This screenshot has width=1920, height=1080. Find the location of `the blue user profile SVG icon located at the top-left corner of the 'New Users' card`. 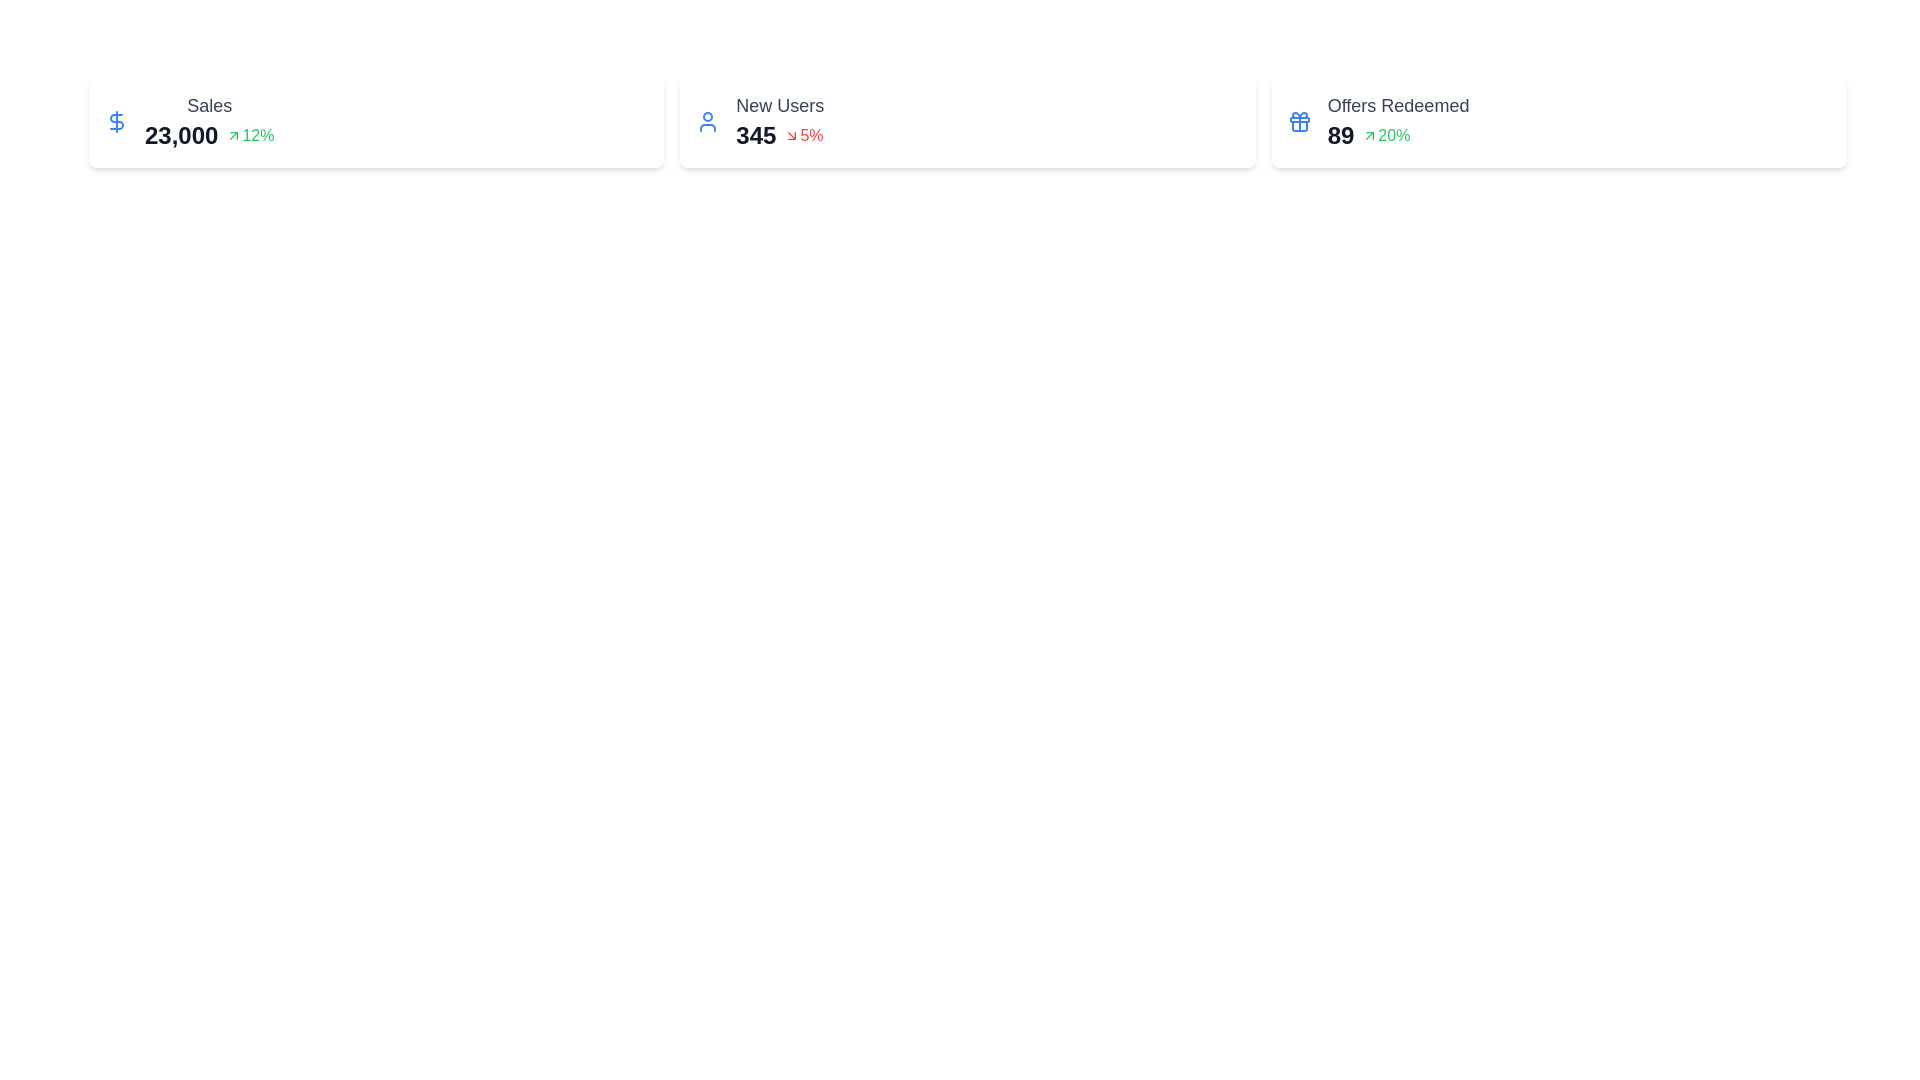

the blue user profile SVG icon located at the top-left corner of the 'New Users' card is located at coordinates (708, 122).